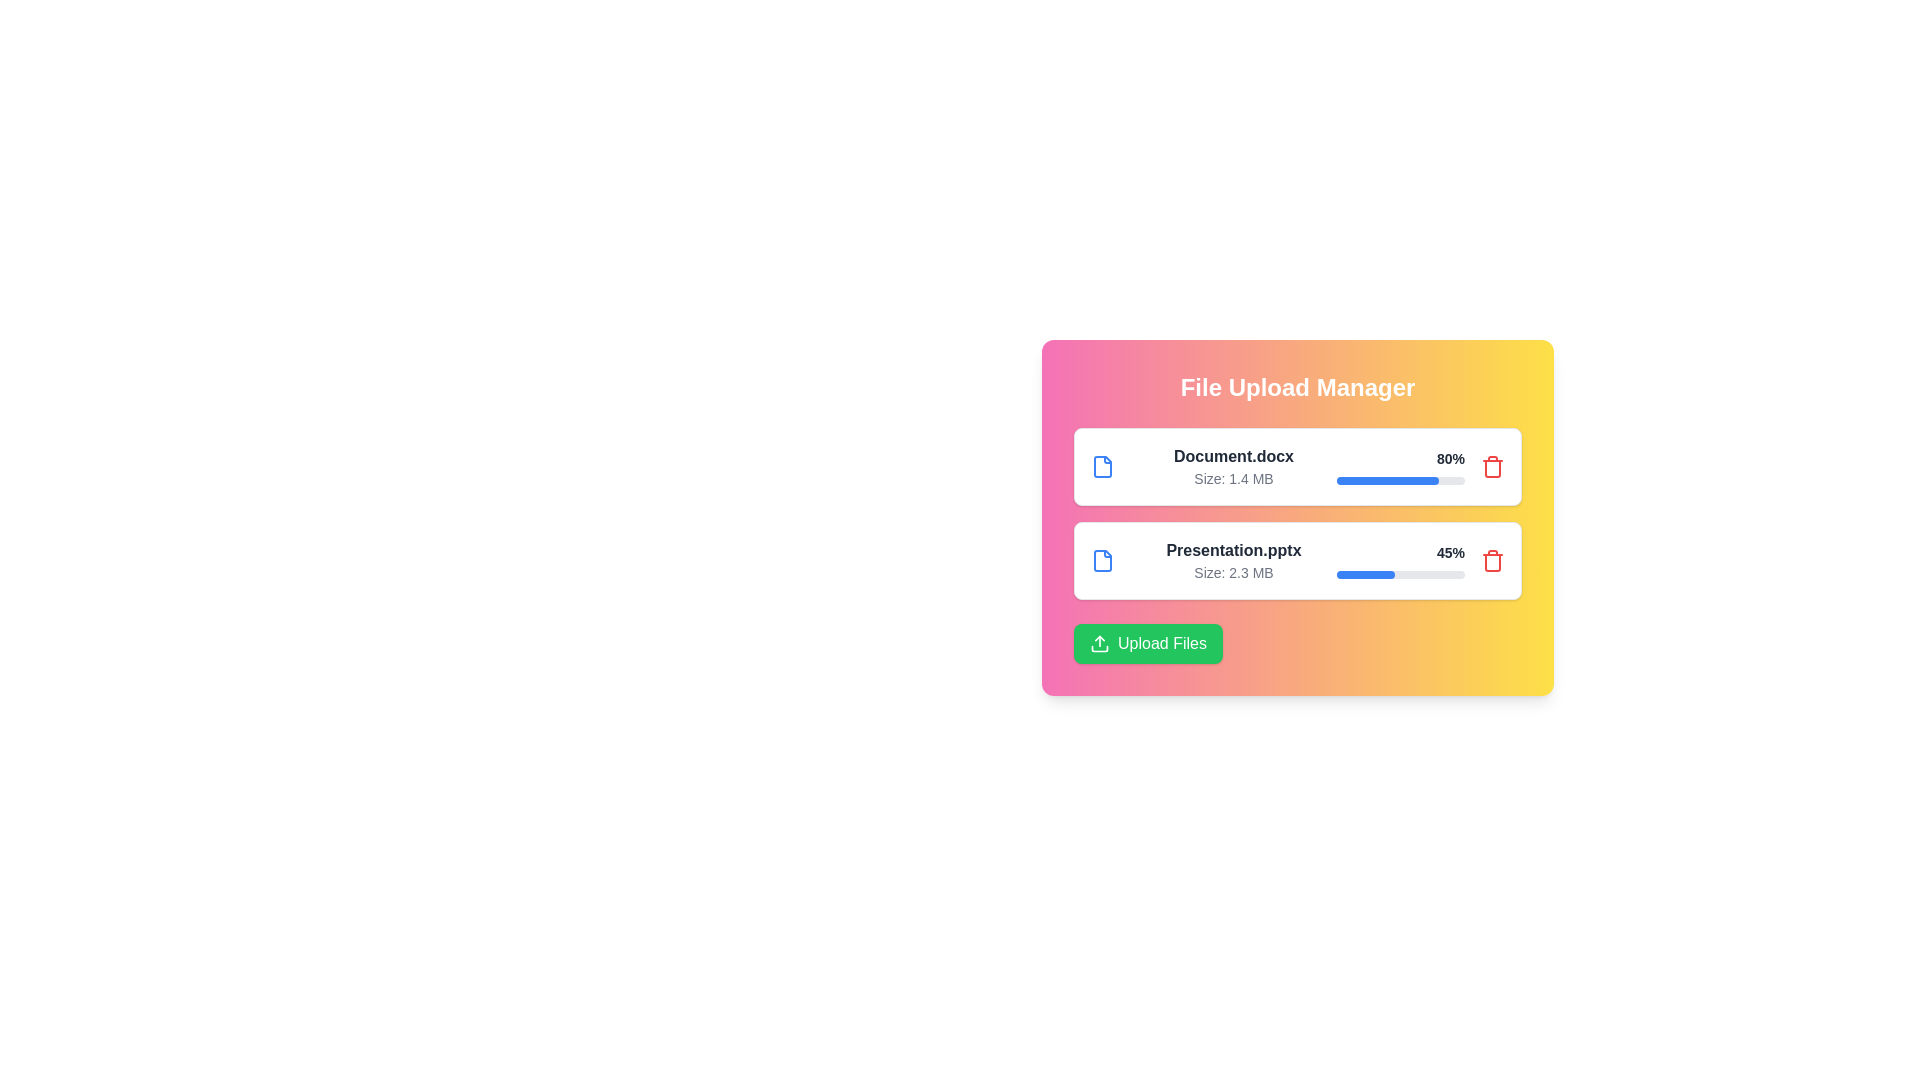  What do you see at coordinates (1147, 644) in the screenshot?
I see `'Upload Files' button` at bounding box center [1147, 644].